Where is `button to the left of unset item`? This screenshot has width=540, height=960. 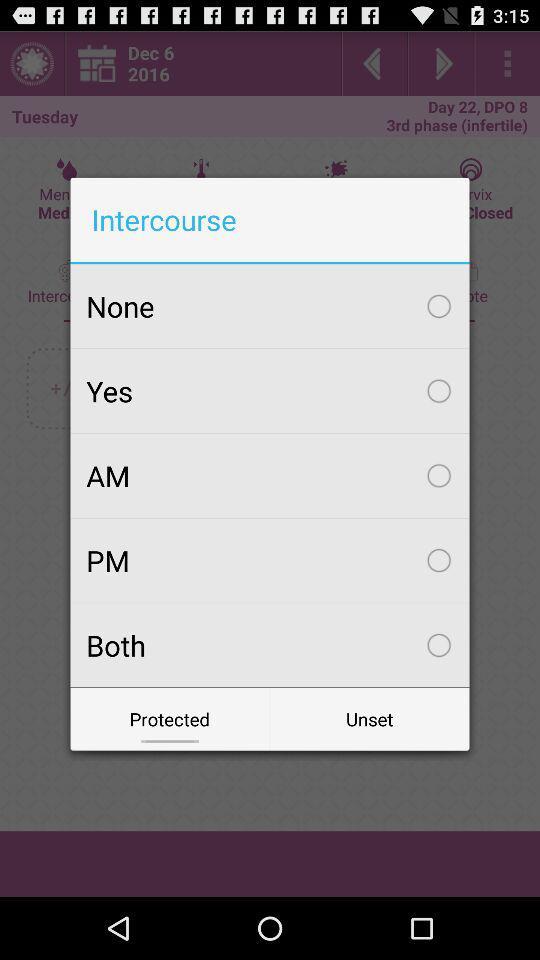
button to the left of unset item is located at coordinates (170, 719).